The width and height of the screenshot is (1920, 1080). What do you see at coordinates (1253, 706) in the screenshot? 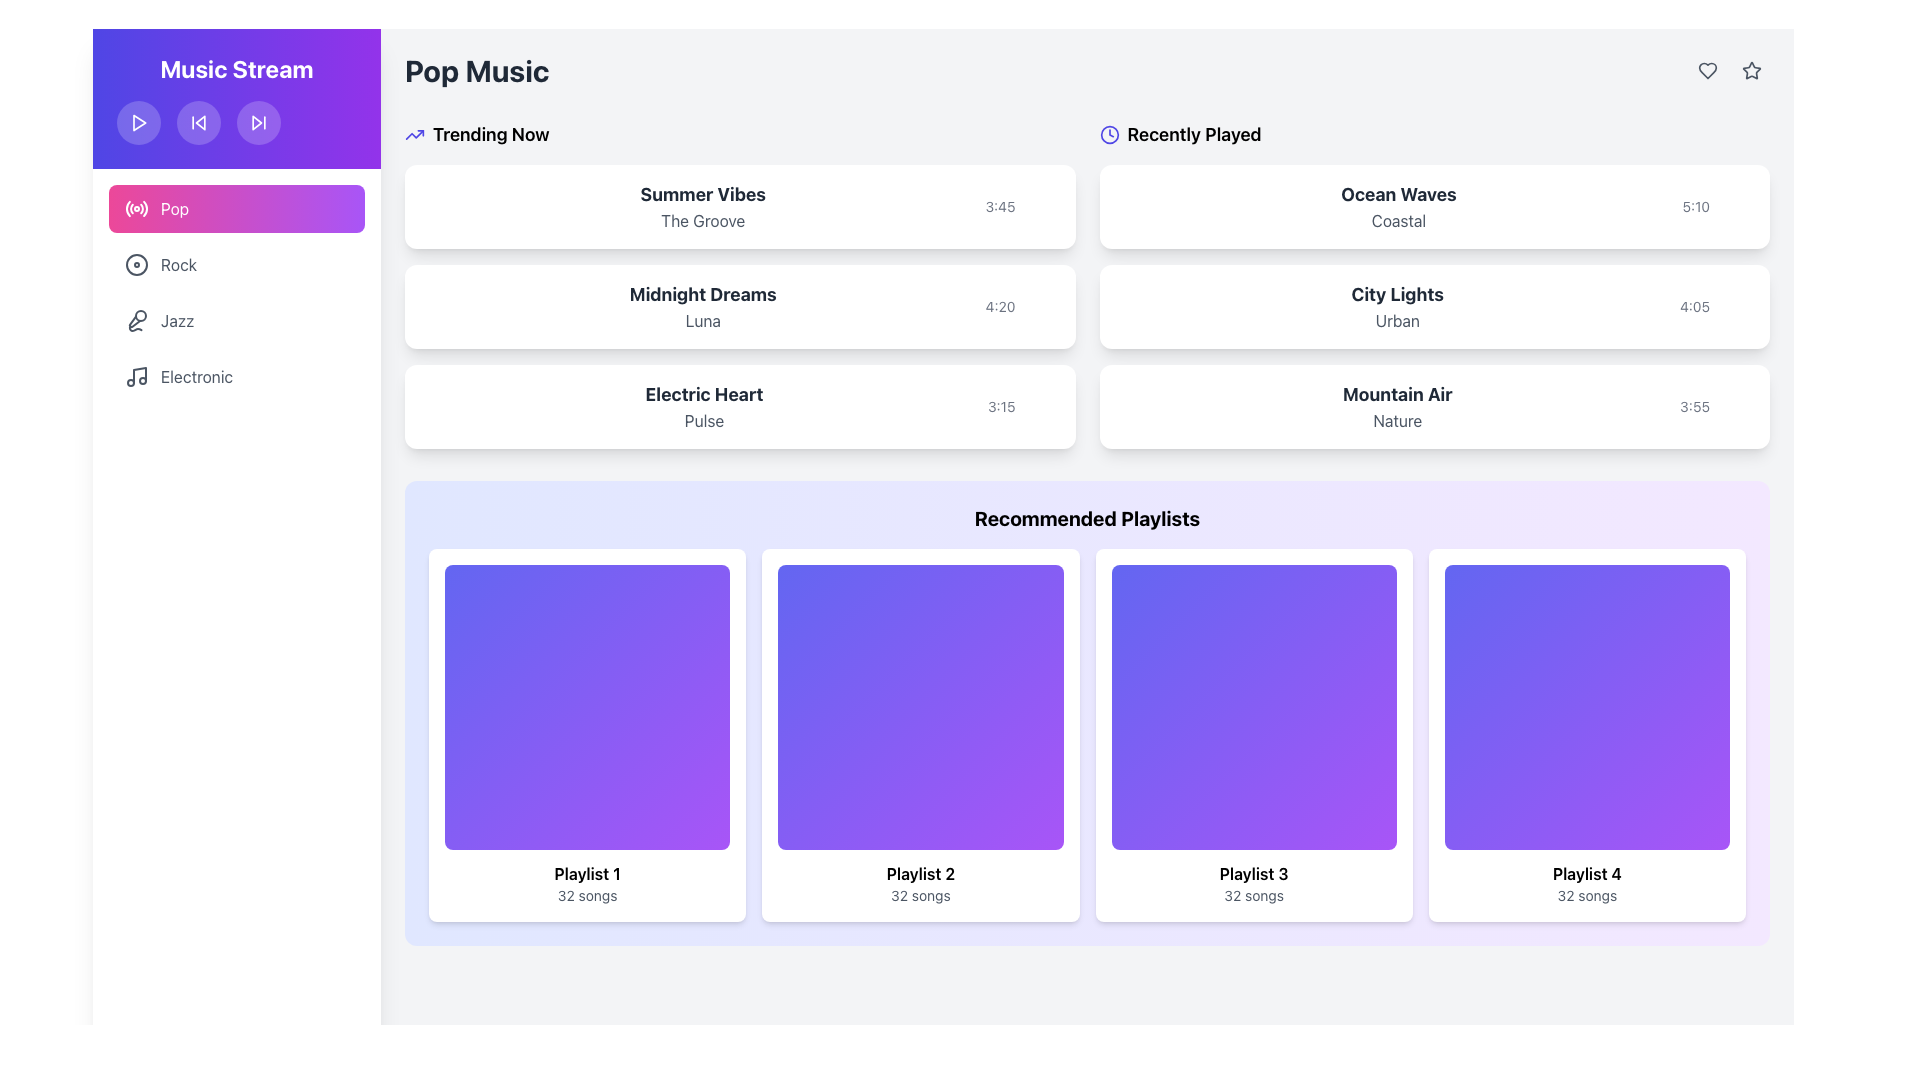
I see `the Decorative gradient tile, which is a square tile with rounded corners, featuring a gradient from indigo to purple, located in the 'Recommended Playlists' section under 'Playlist 3'` at bounding box center [1253, 706].